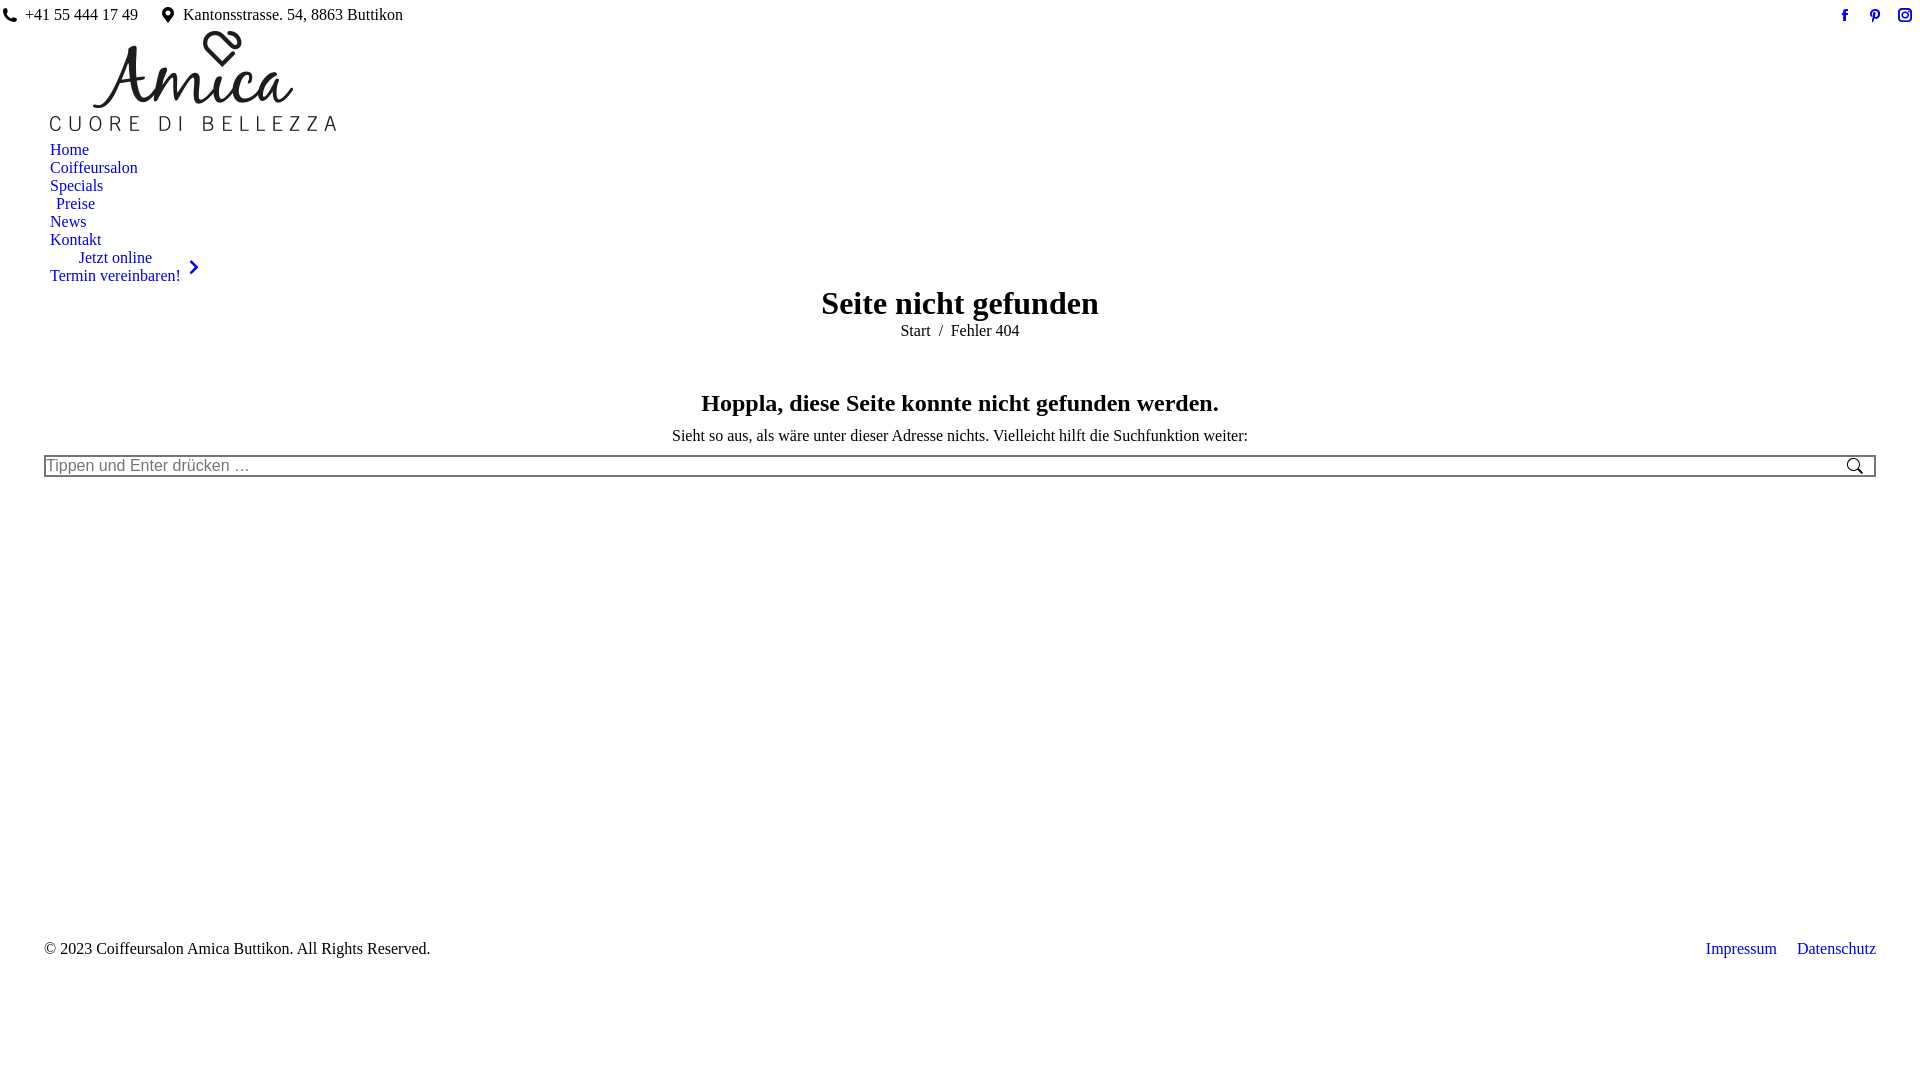 Image resolution: width=1920 pixels, height=1080 pixels. What do you see at coordinates (72, 204) in the screenshot?
I see `'Preise'` at bounding box center [72, 204].